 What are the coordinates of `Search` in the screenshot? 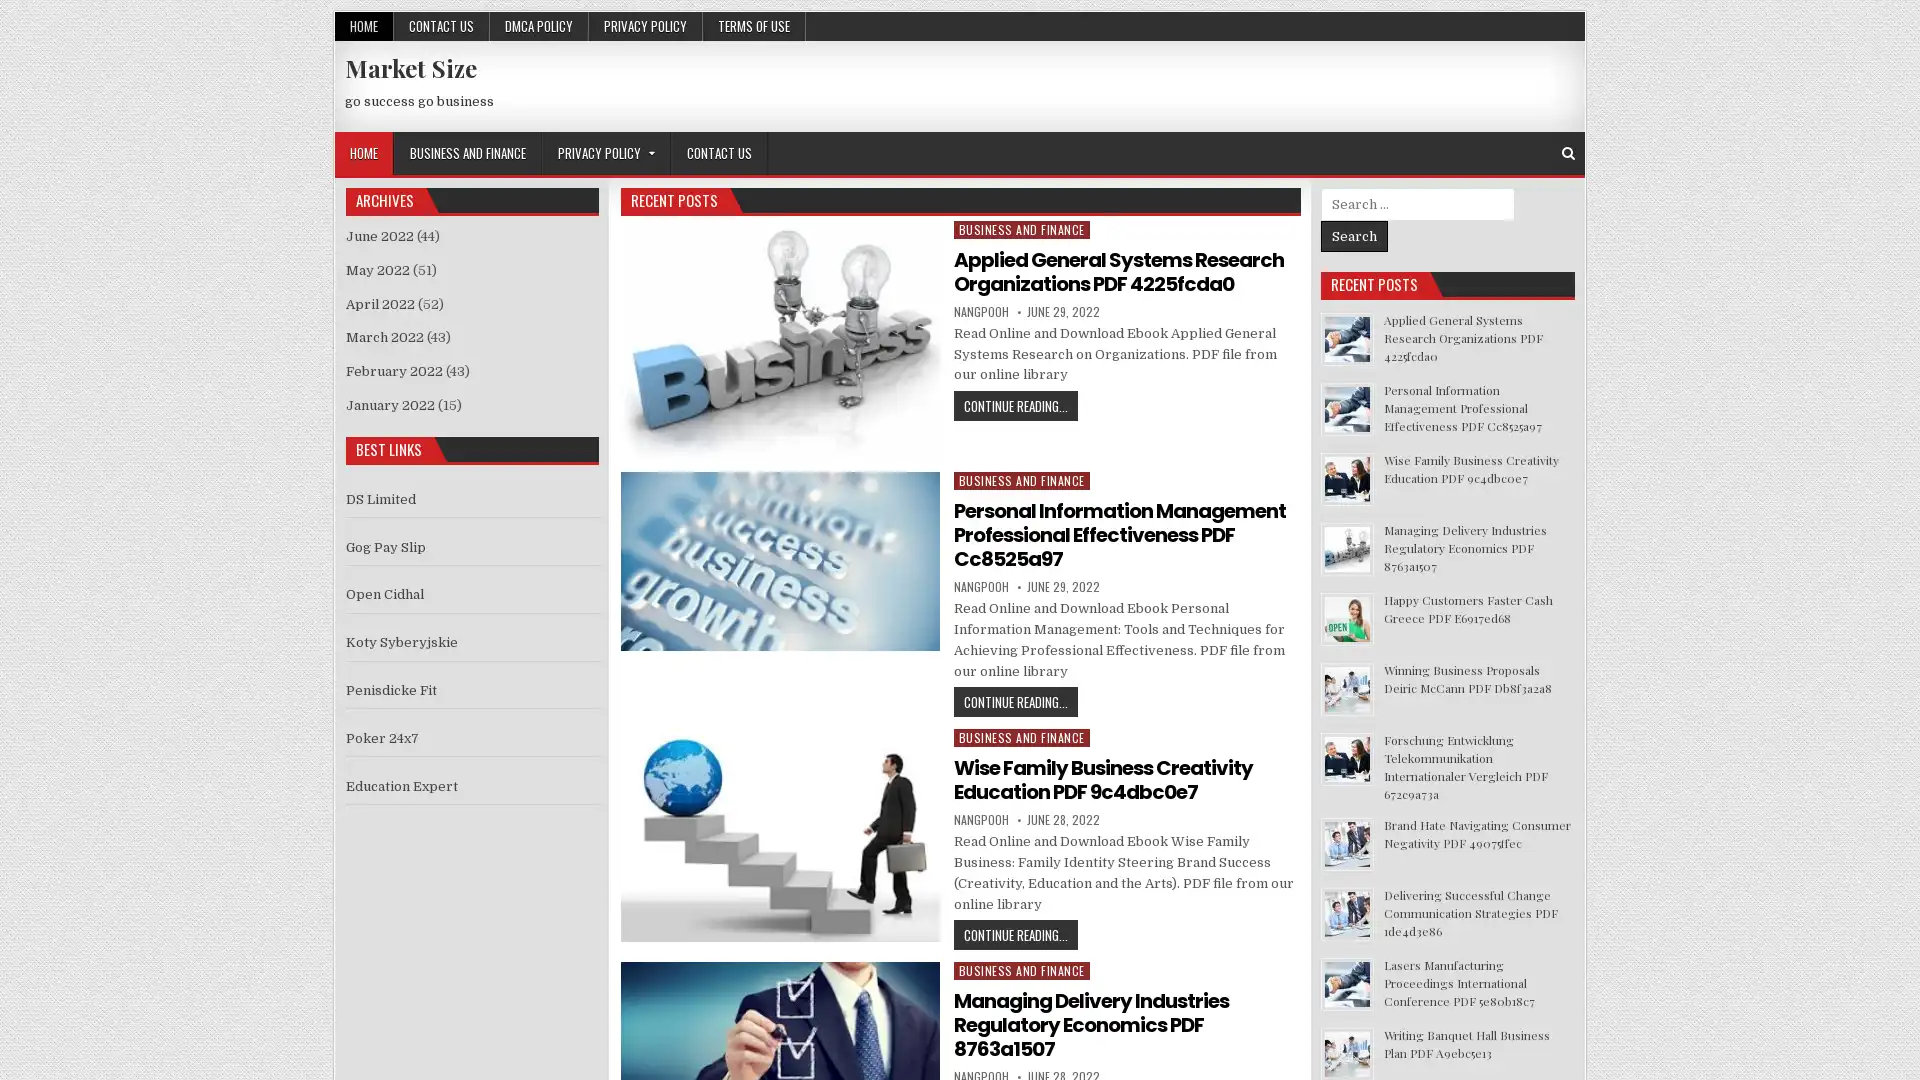 It's located at (1354, 235).